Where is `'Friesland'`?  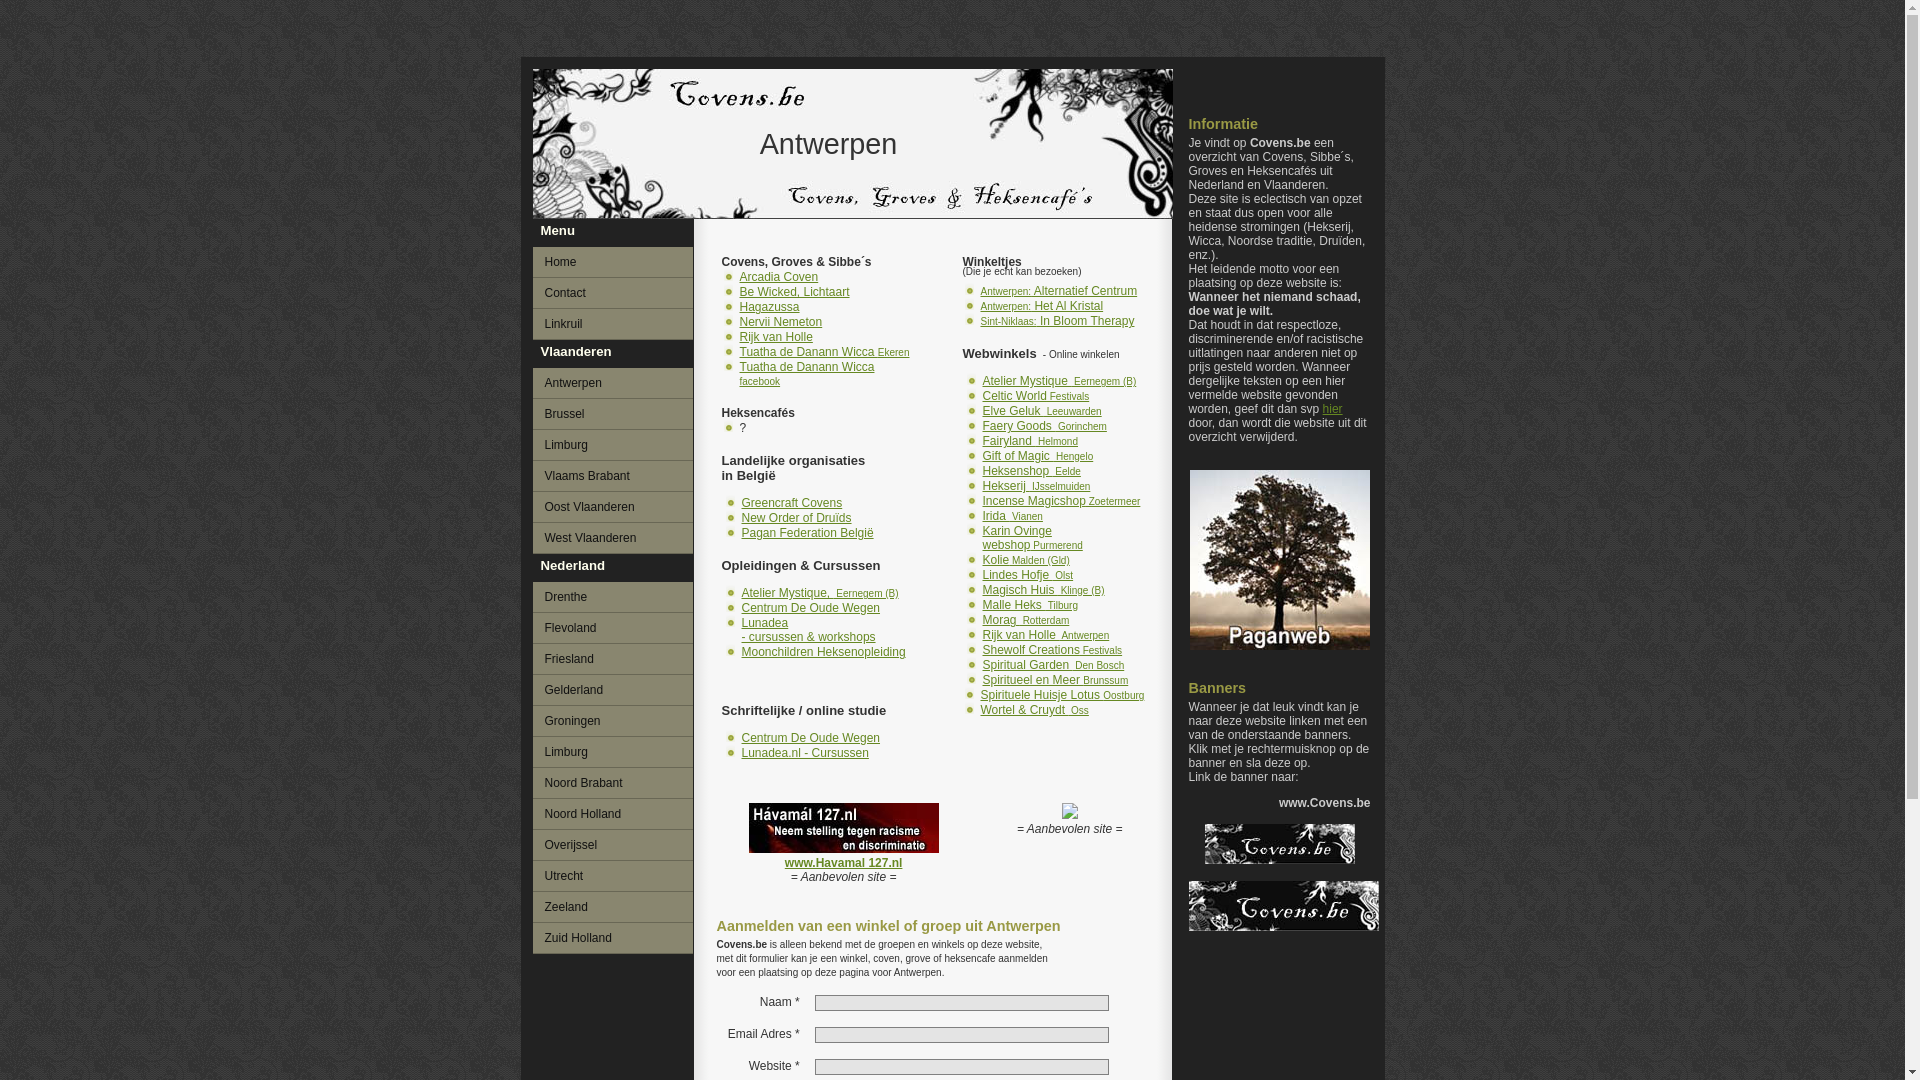
'Friesland' is located at coordinates (610, 659).